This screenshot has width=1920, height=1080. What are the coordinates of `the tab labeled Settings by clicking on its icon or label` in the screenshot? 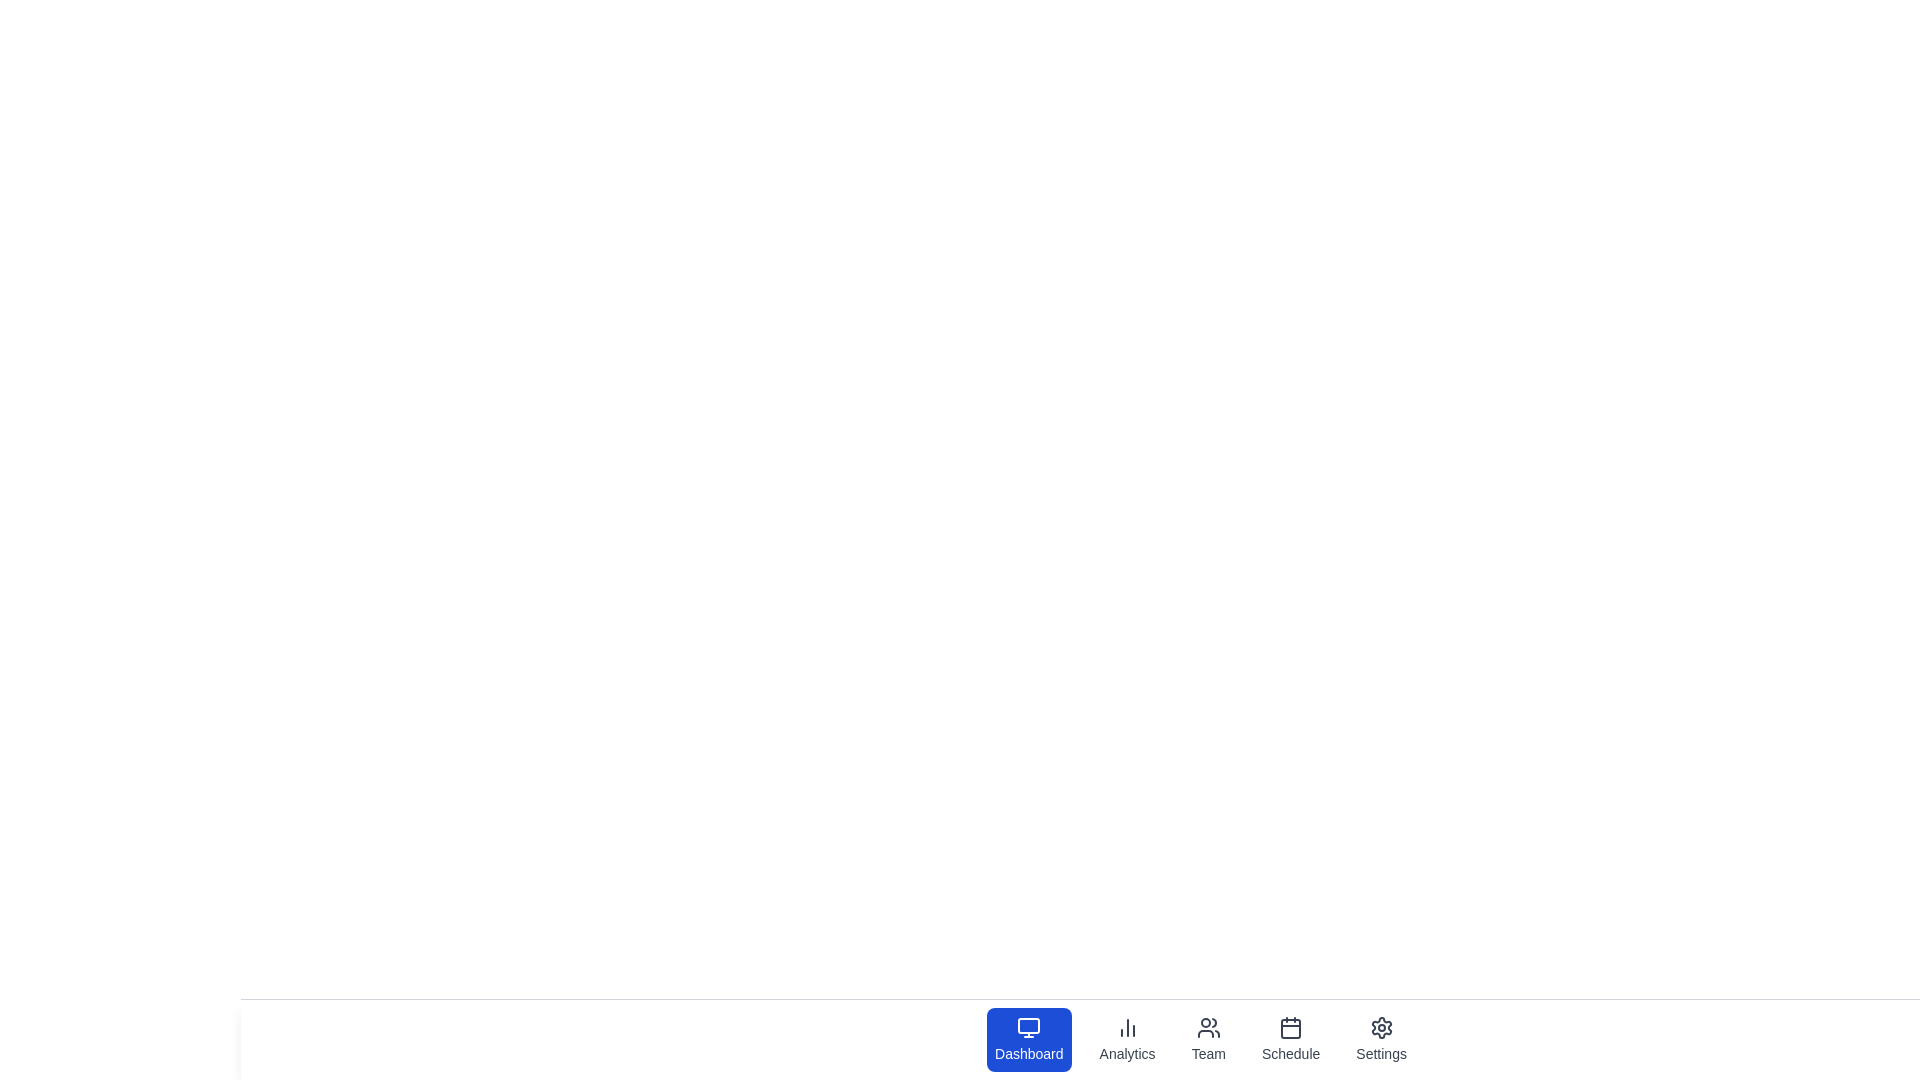 It's located at (1380, 1039).